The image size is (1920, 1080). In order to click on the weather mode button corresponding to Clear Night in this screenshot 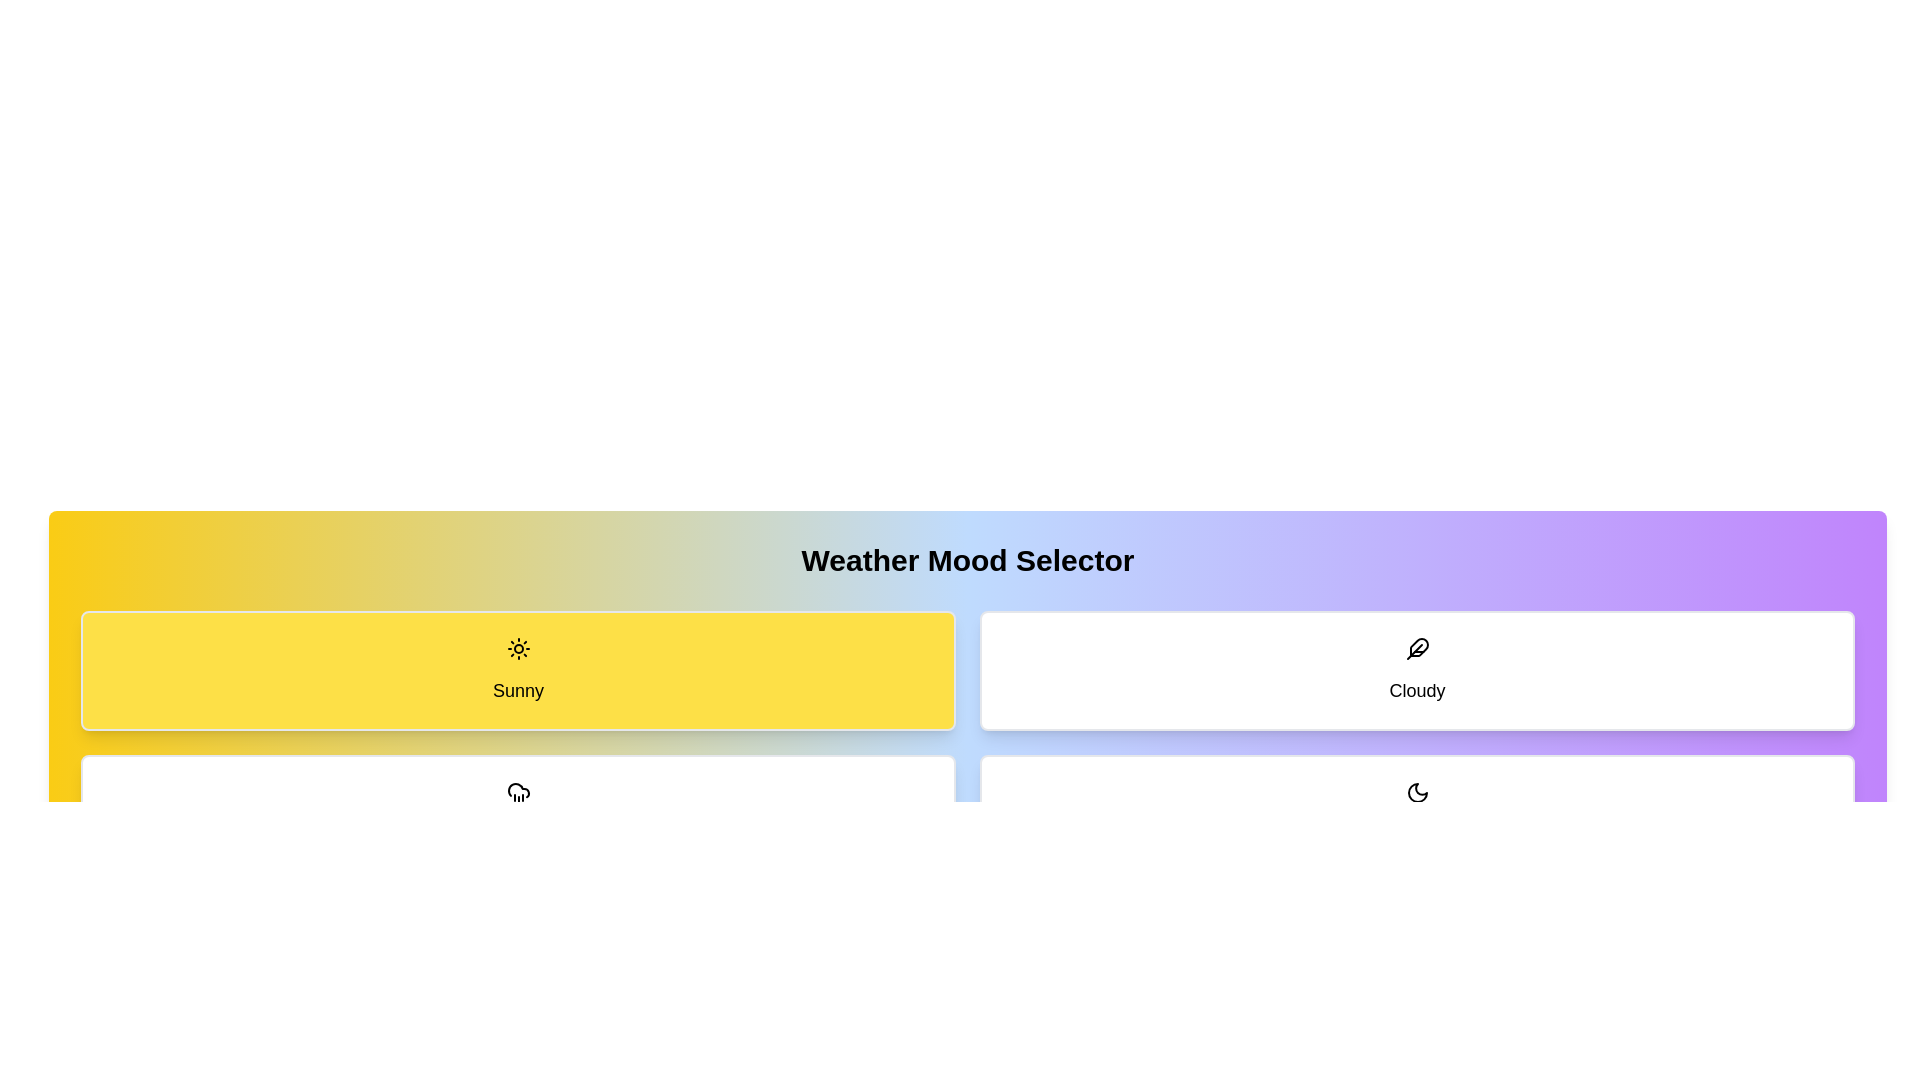, I will do `click(1416, 814)`.